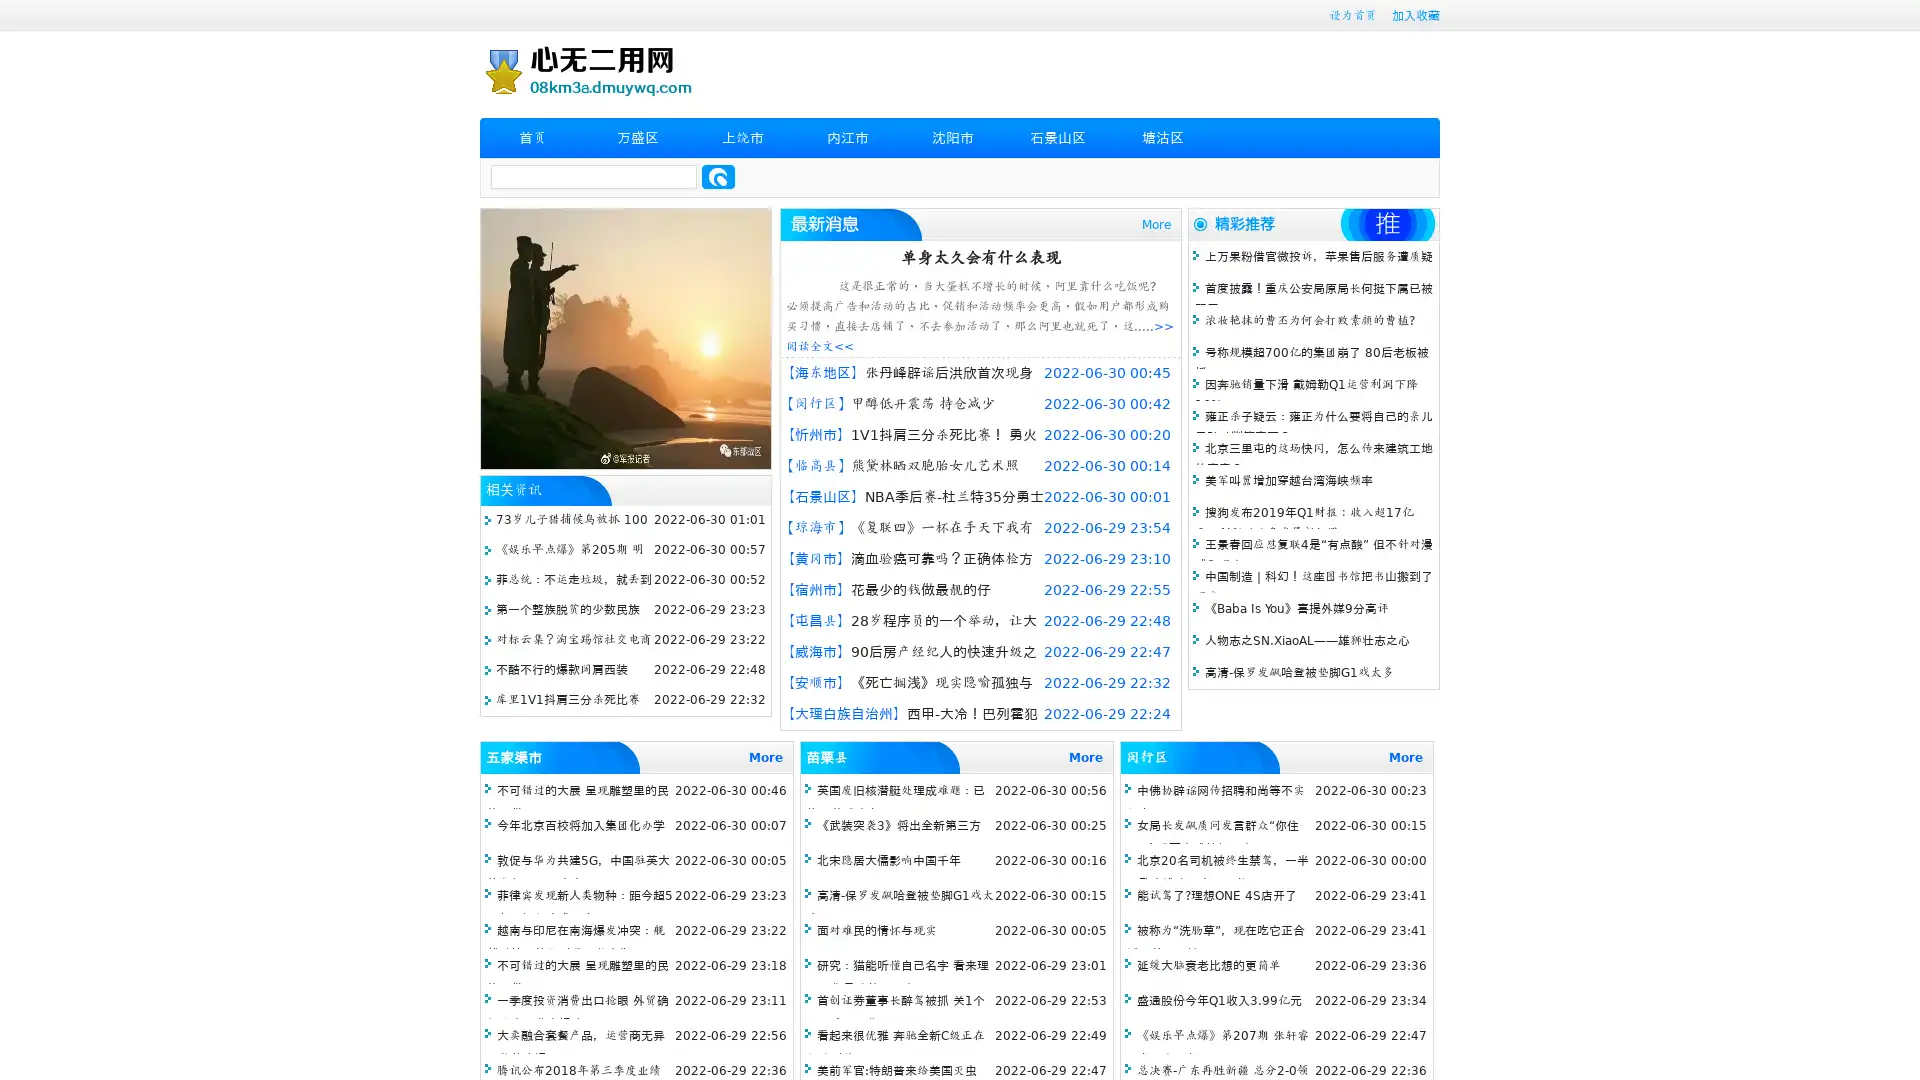 Image resolution: width=1920 pixels, height=1080 pixels. Describe the element at coordinates (718, 176) in the screenshot. I see `Search` at that location.